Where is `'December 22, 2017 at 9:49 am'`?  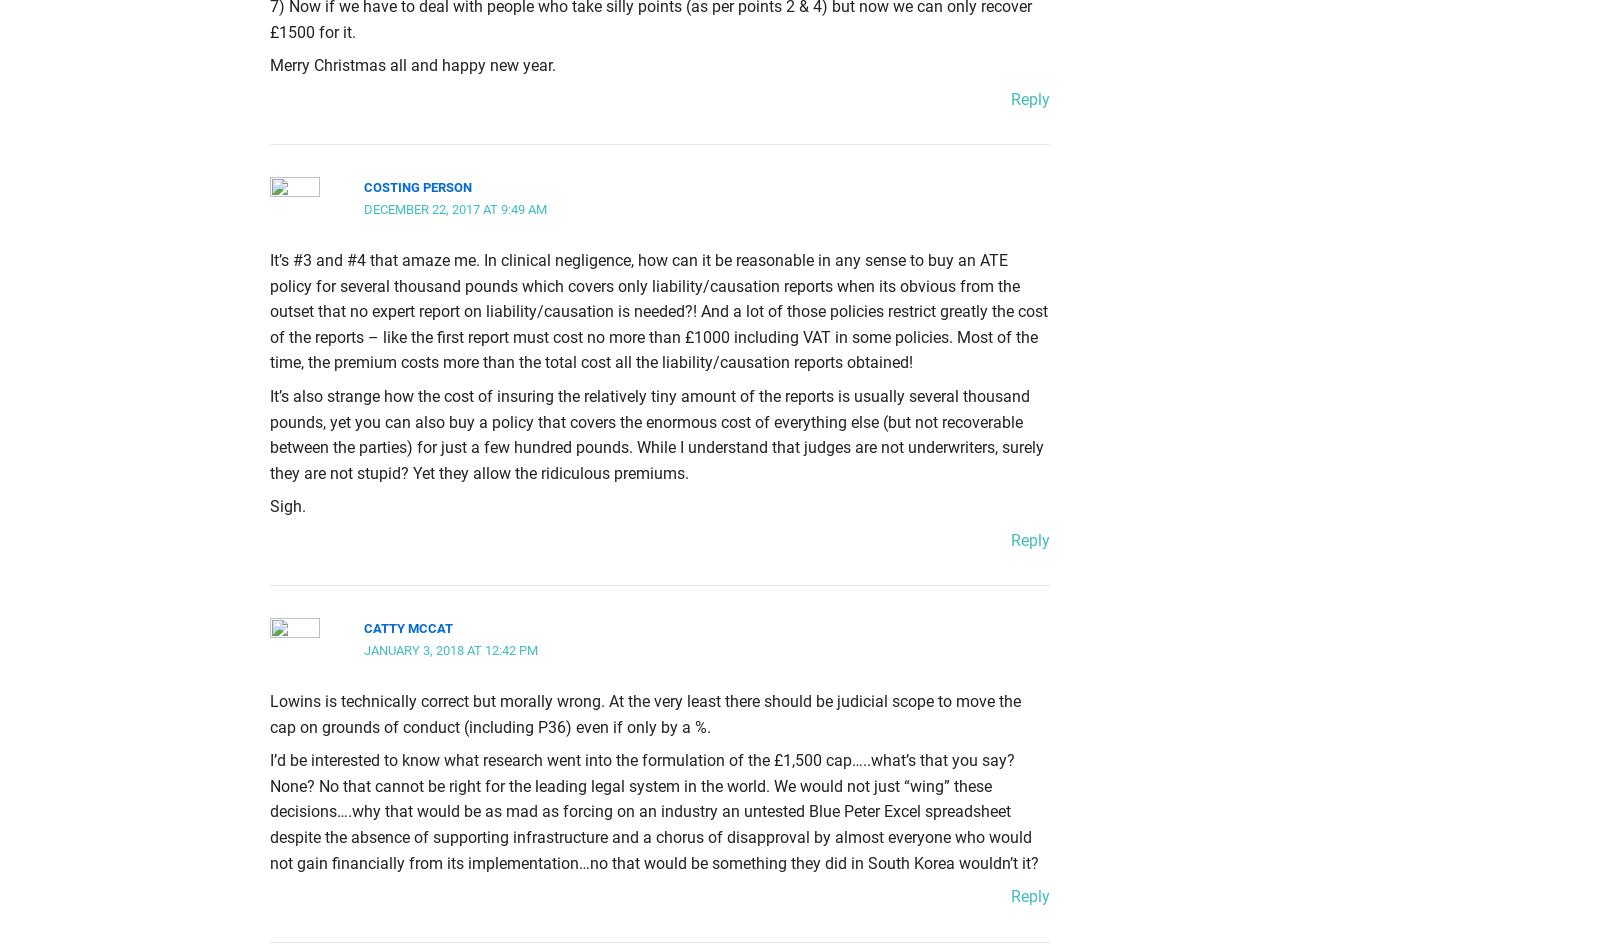
'December 22, 2017 at 9:49 am' is located at coordinates (454, 208).